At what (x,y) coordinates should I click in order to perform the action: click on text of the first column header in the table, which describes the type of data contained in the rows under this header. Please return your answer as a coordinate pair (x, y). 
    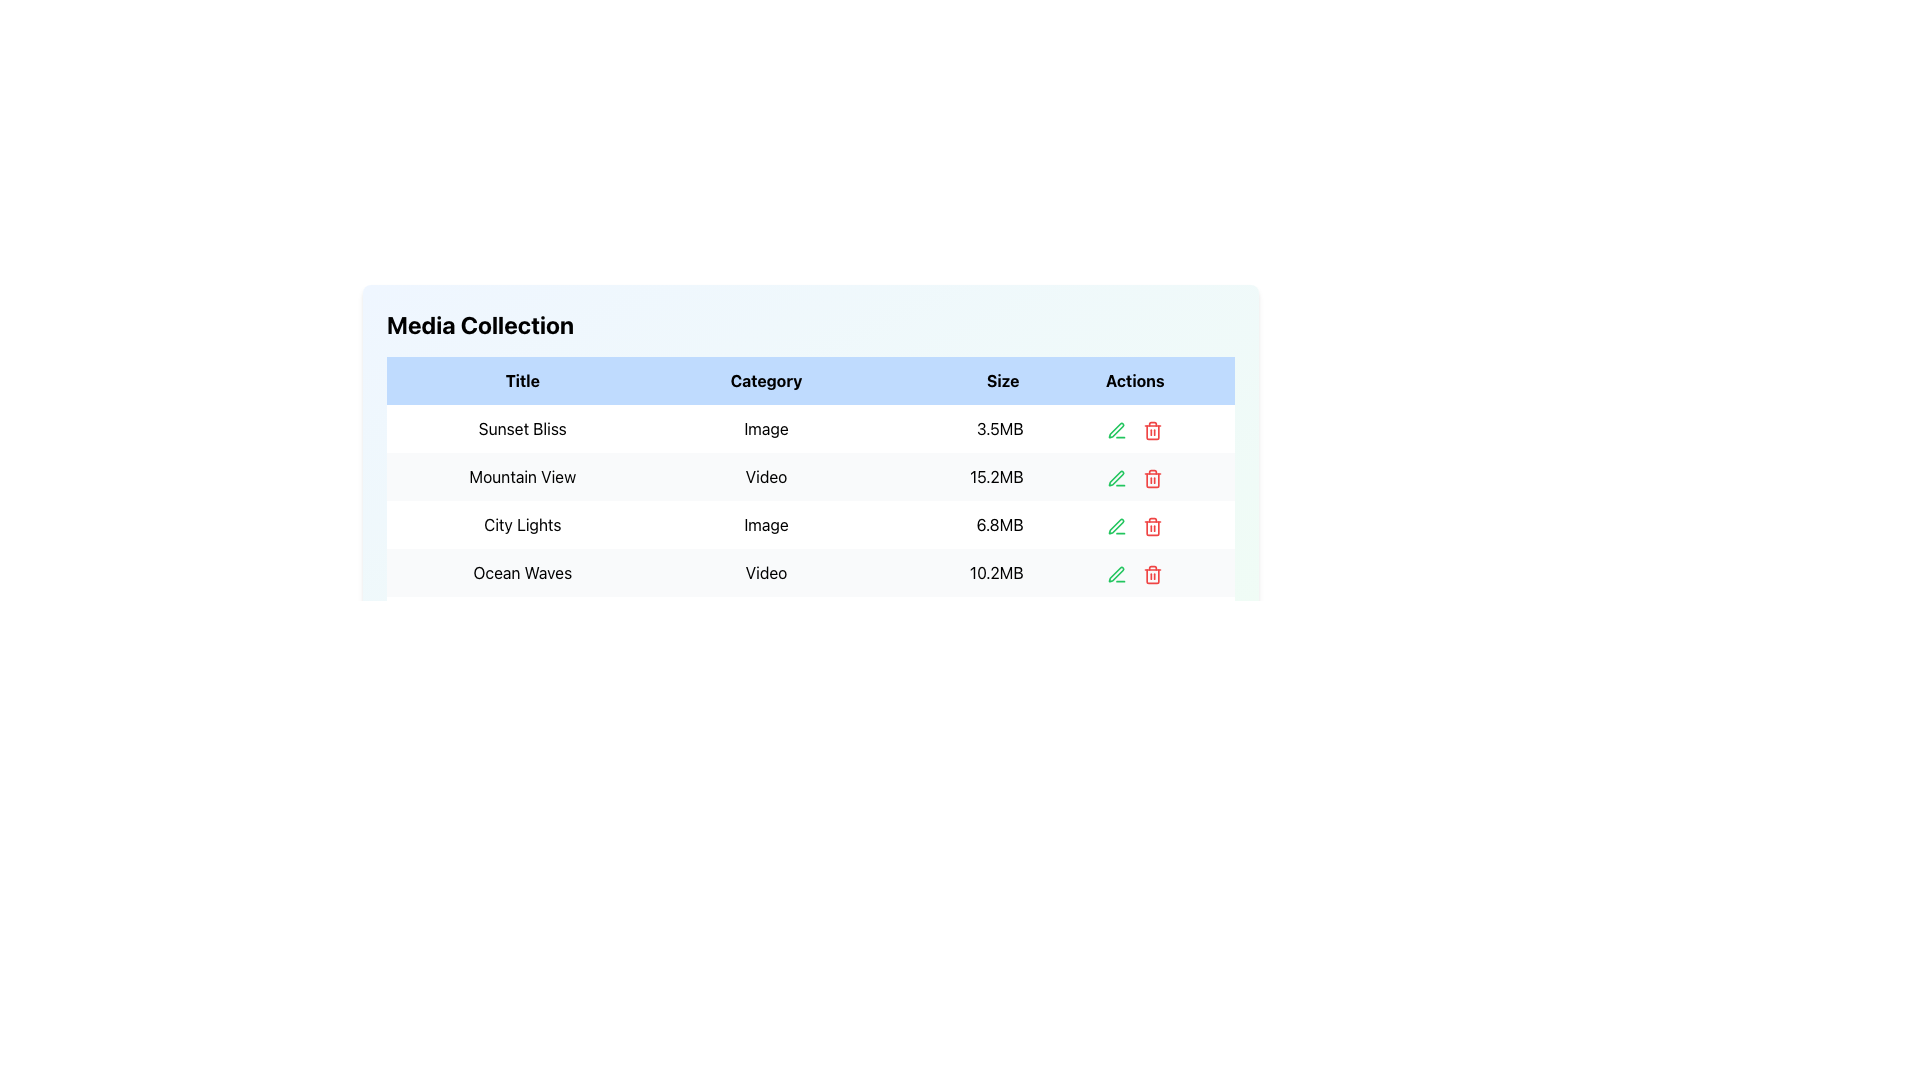
    Looking at the image, I should click on (522, 381).